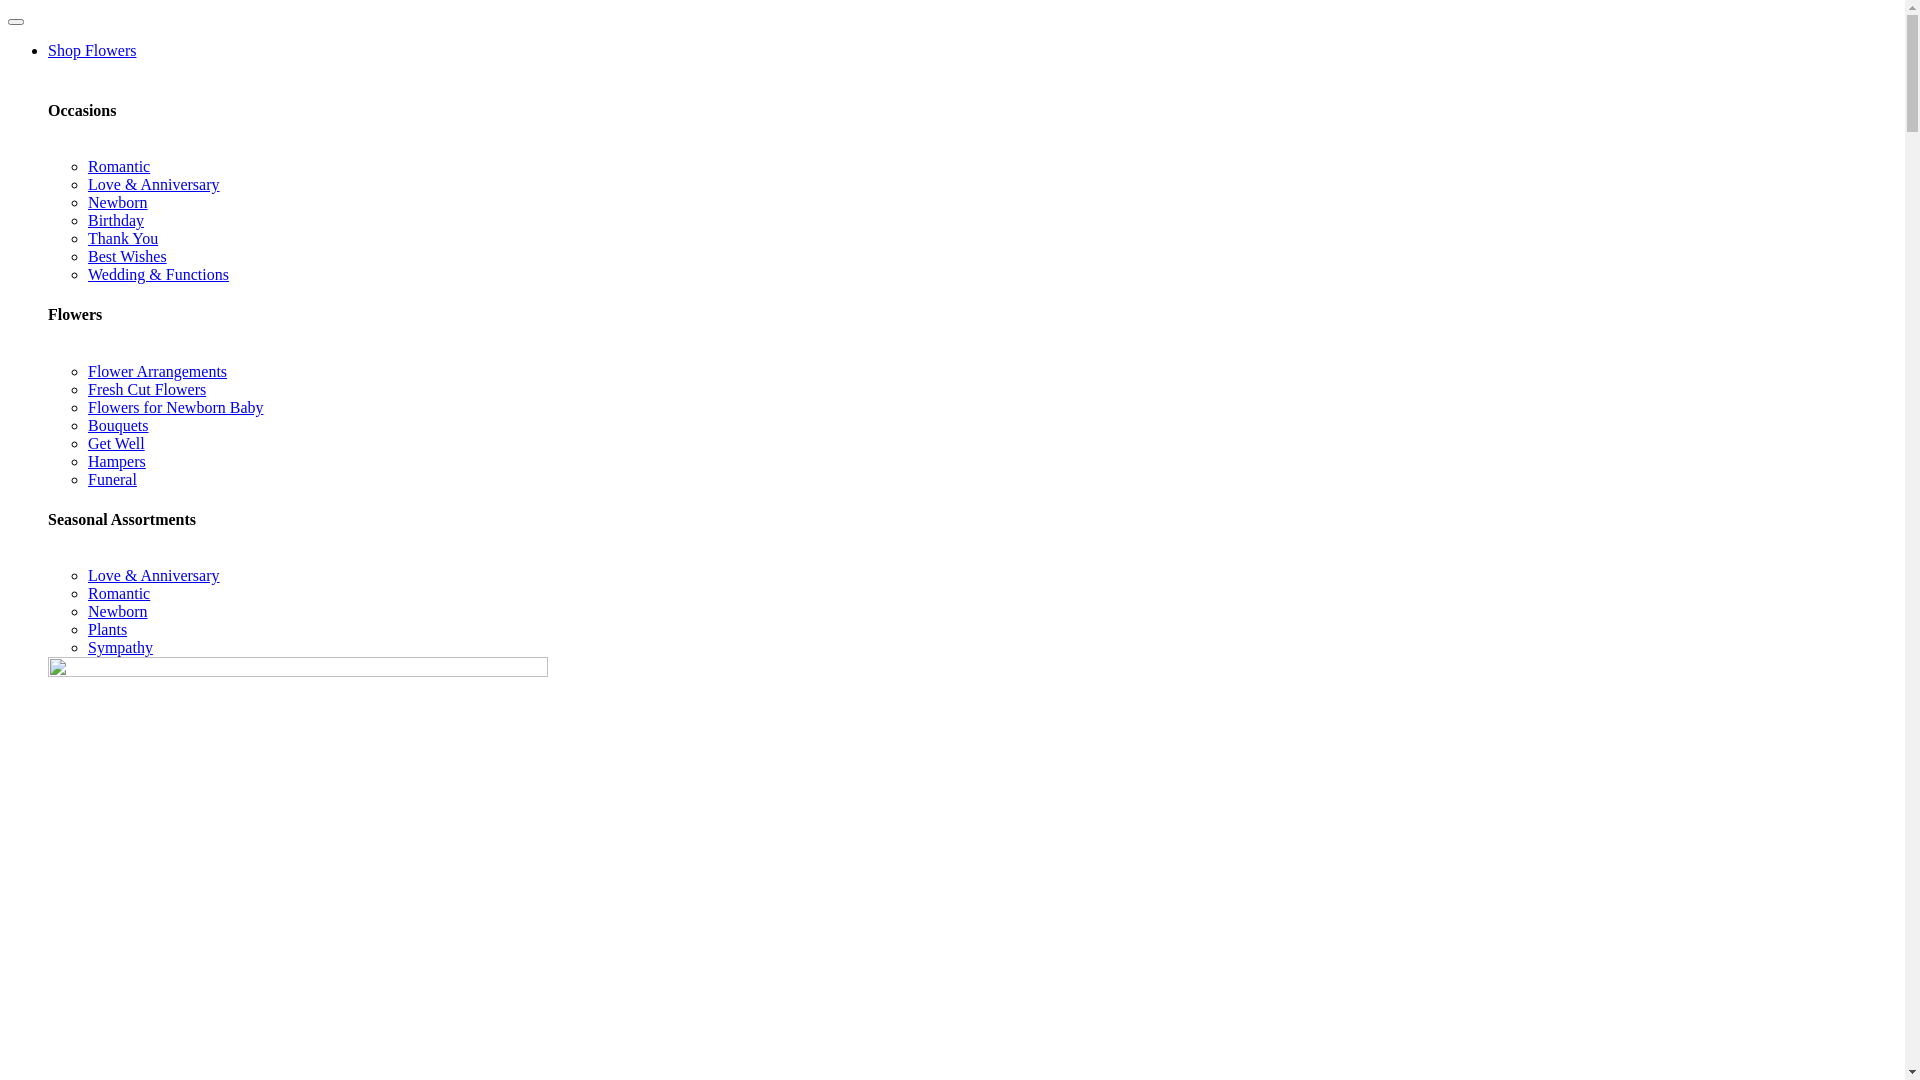  I want to click on 'Romantic', so click(118, 592).